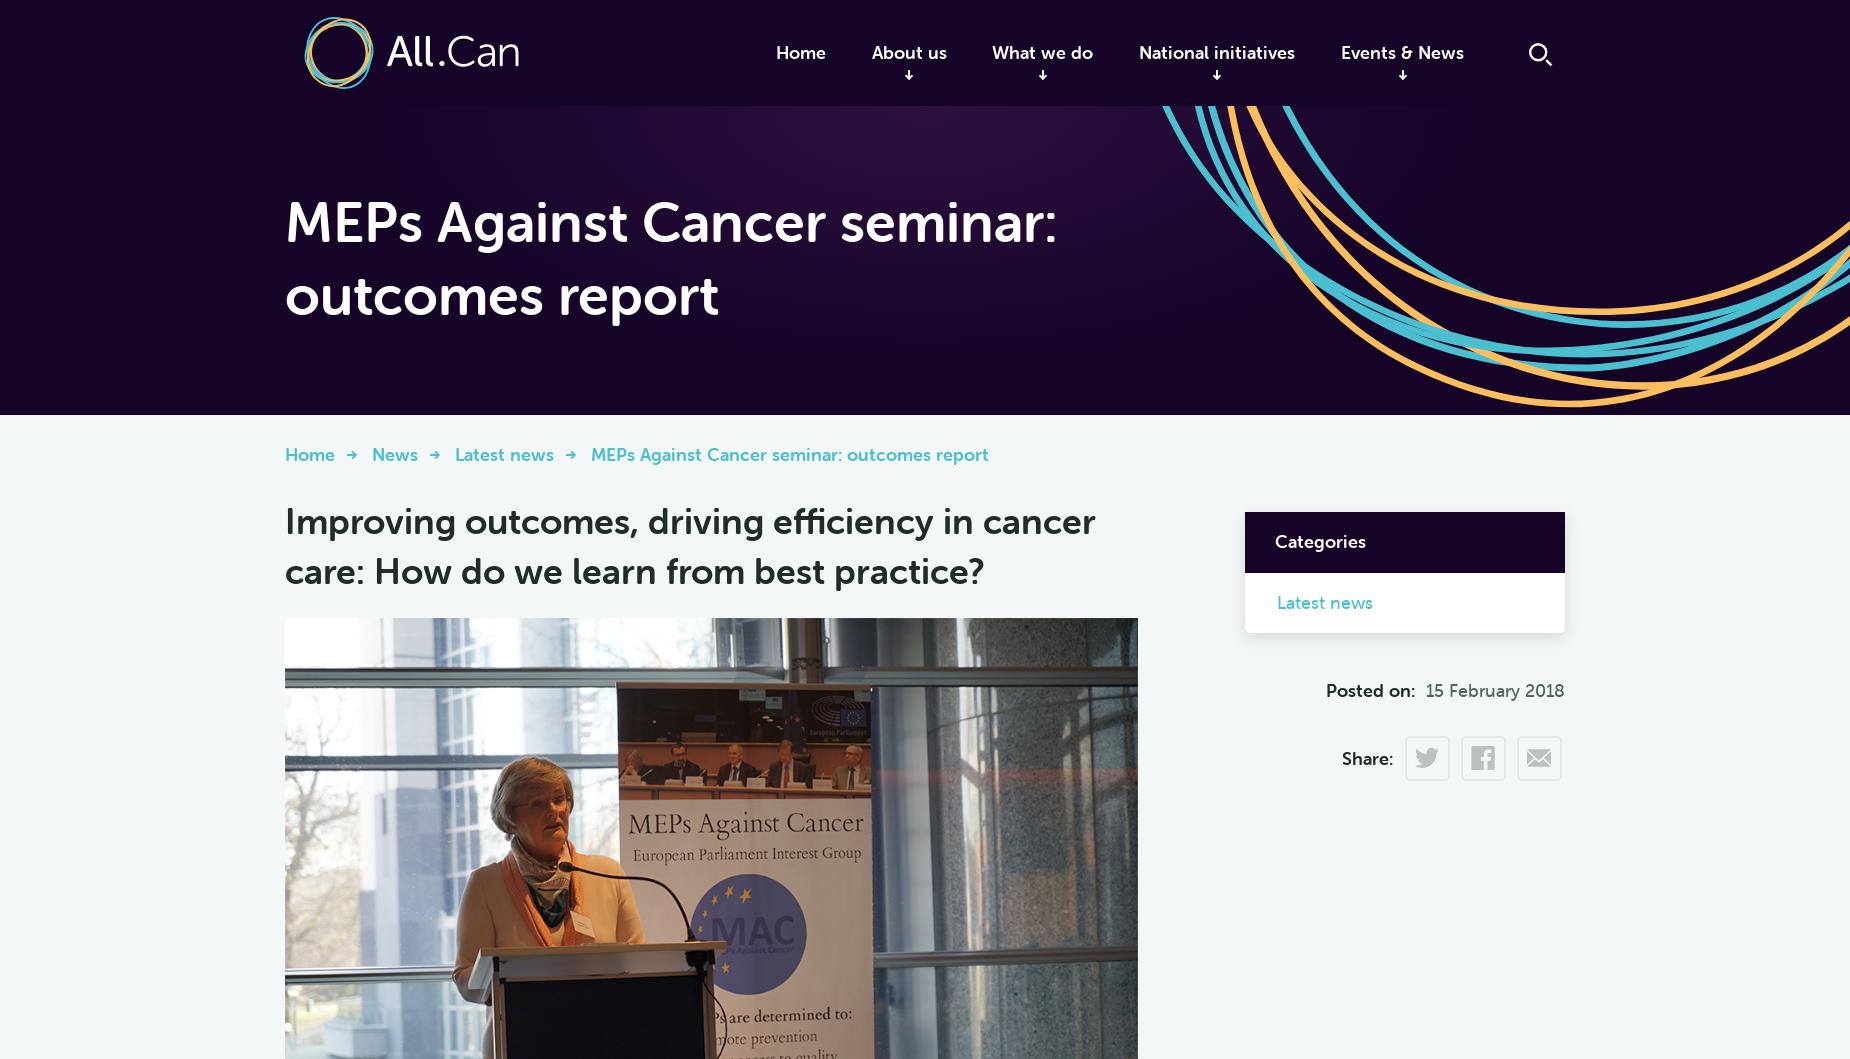  Describe the element at coordinates (393, 454) in the screenshot. I see `'News'` at that location.